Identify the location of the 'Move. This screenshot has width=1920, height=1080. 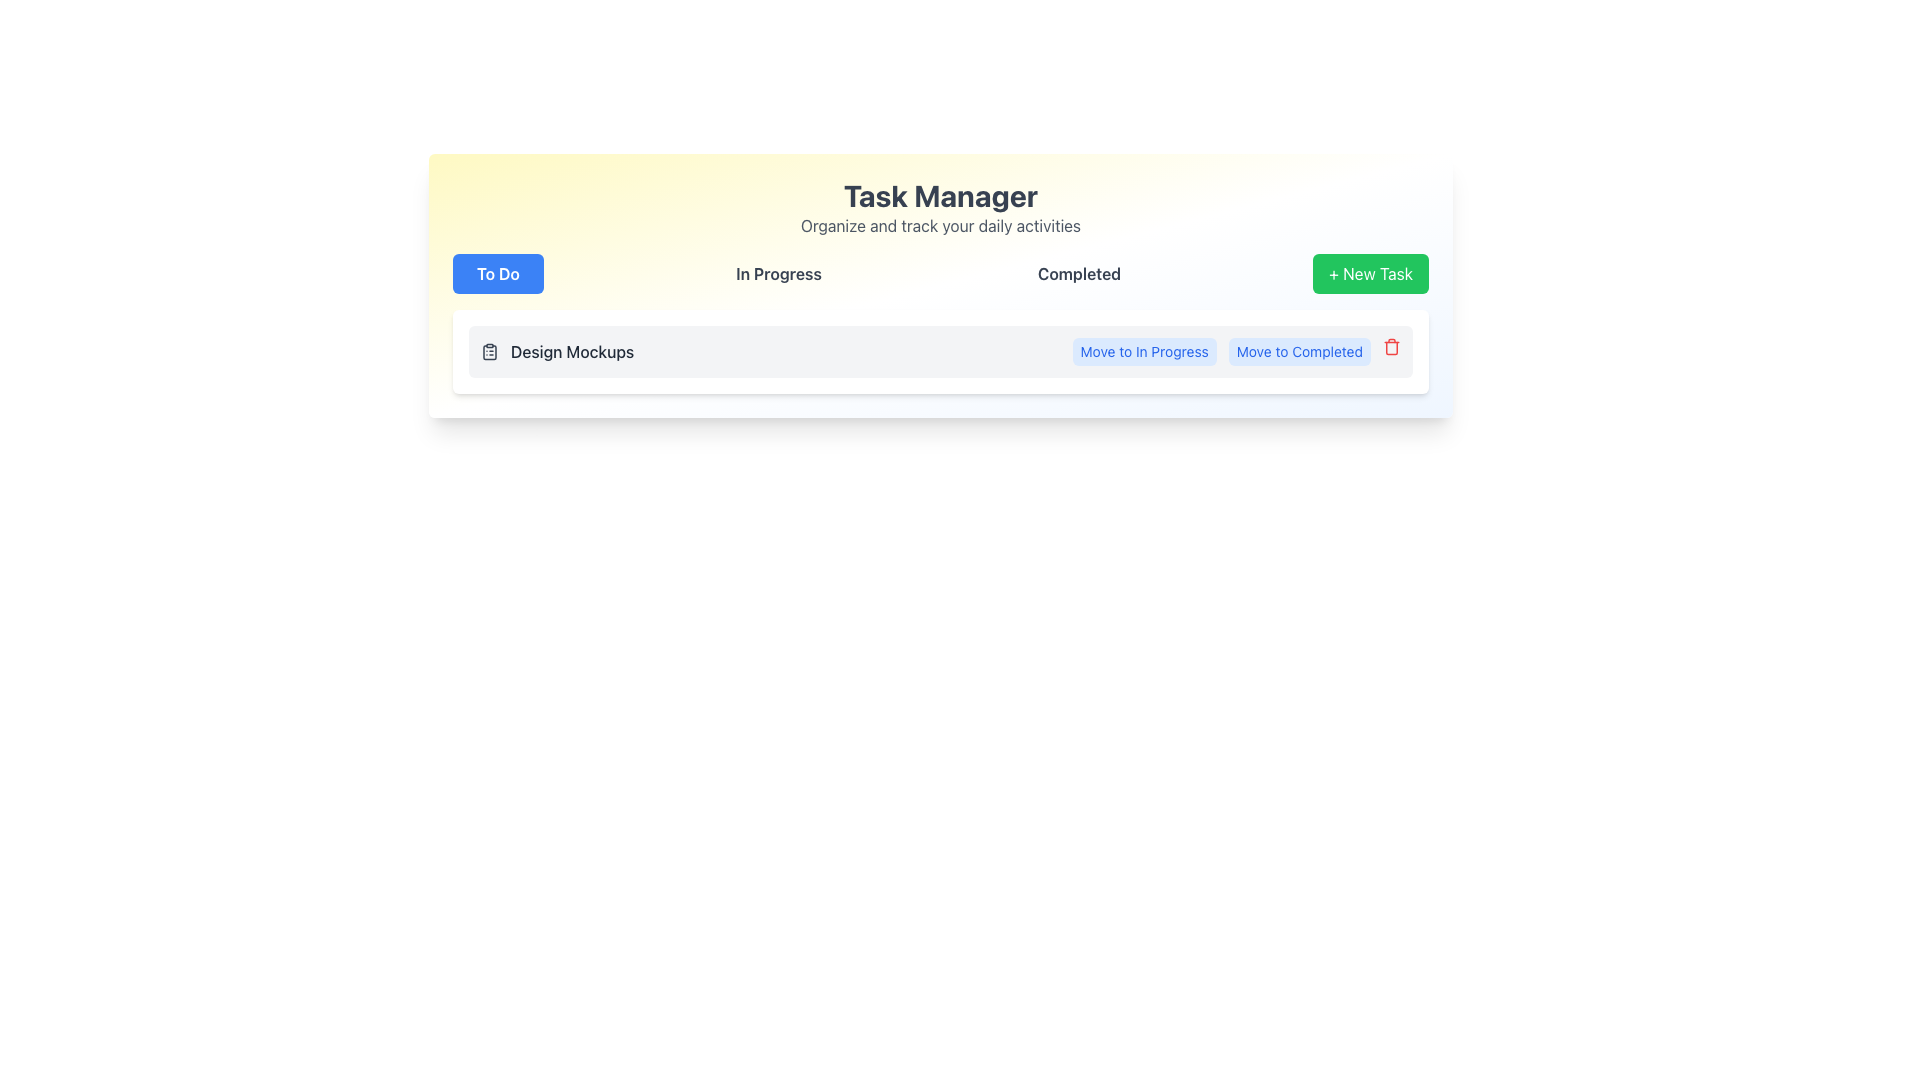
(1299, 350).